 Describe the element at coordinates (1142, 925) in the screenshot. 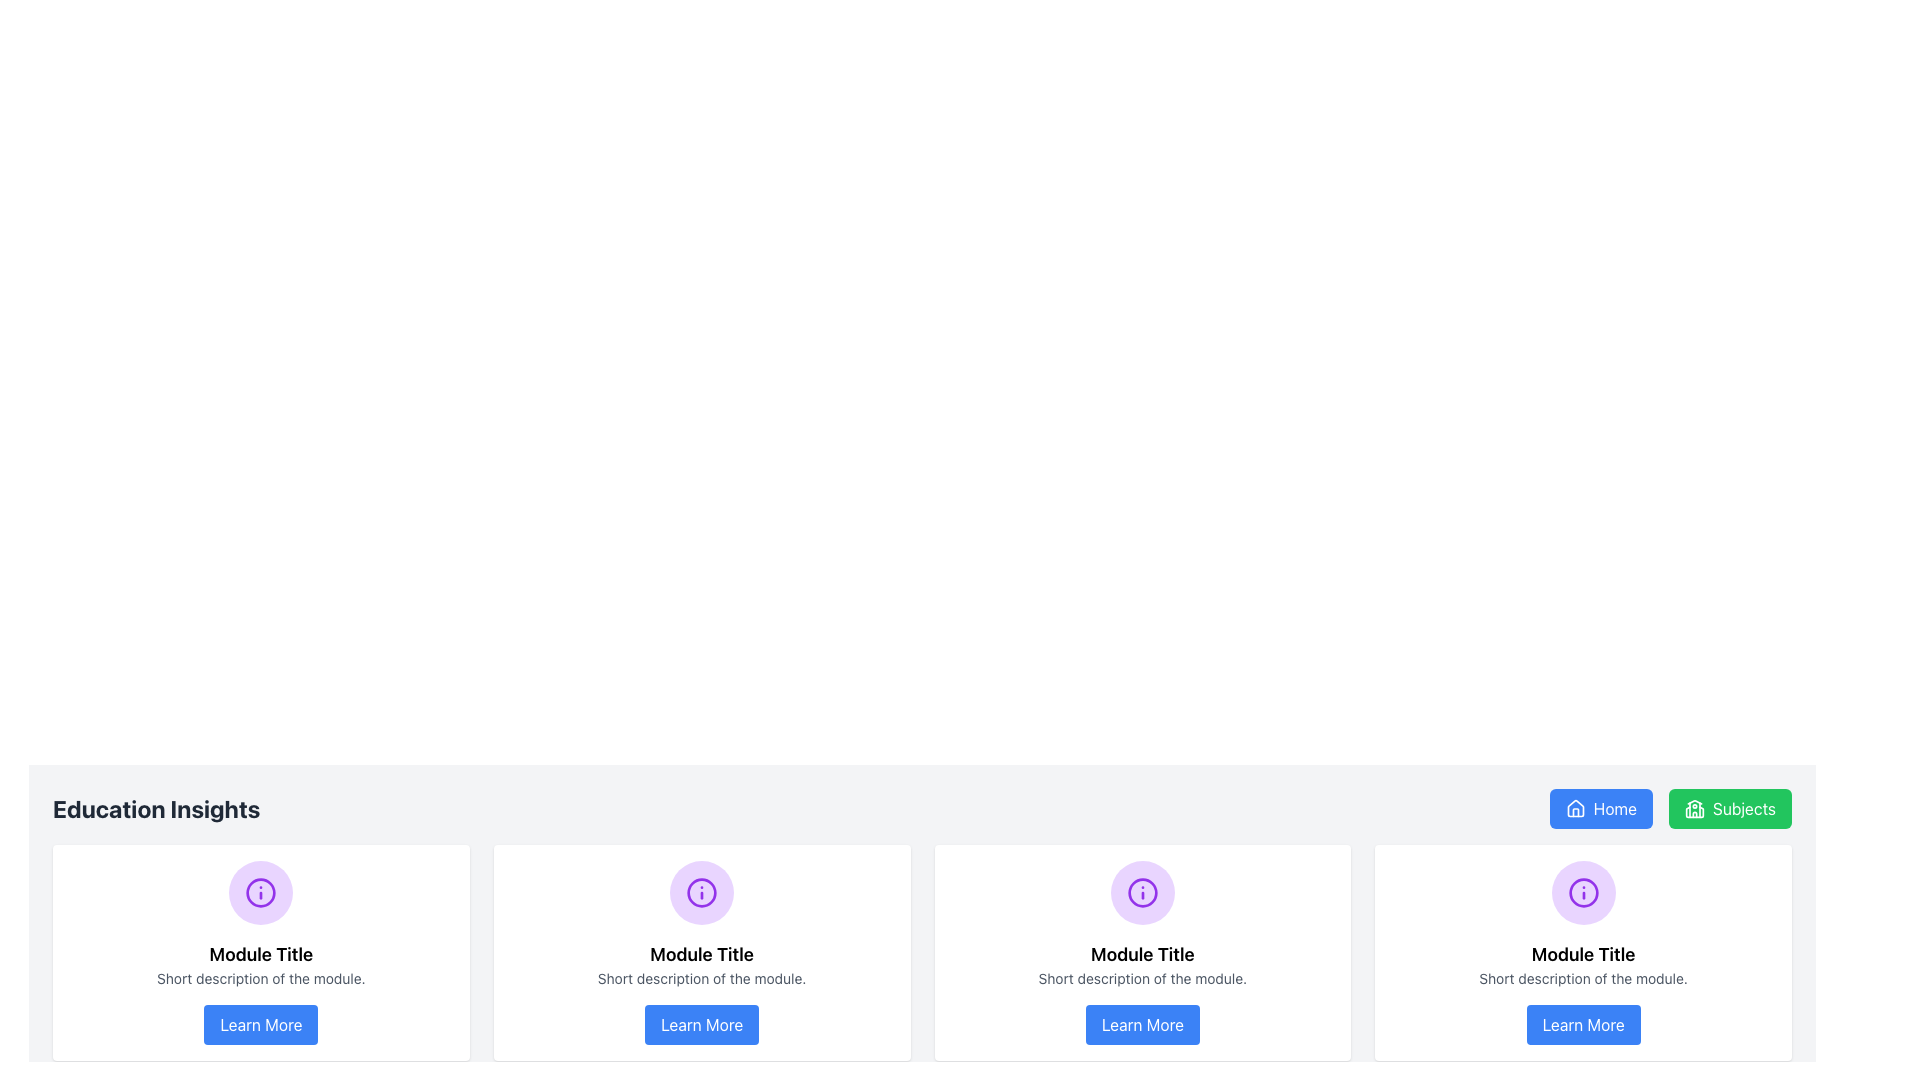

I see `the content displayed in the third card of the row, which contains an info symbol, title, and brief description, located directly above the blue 'Learn More' button` at that location.